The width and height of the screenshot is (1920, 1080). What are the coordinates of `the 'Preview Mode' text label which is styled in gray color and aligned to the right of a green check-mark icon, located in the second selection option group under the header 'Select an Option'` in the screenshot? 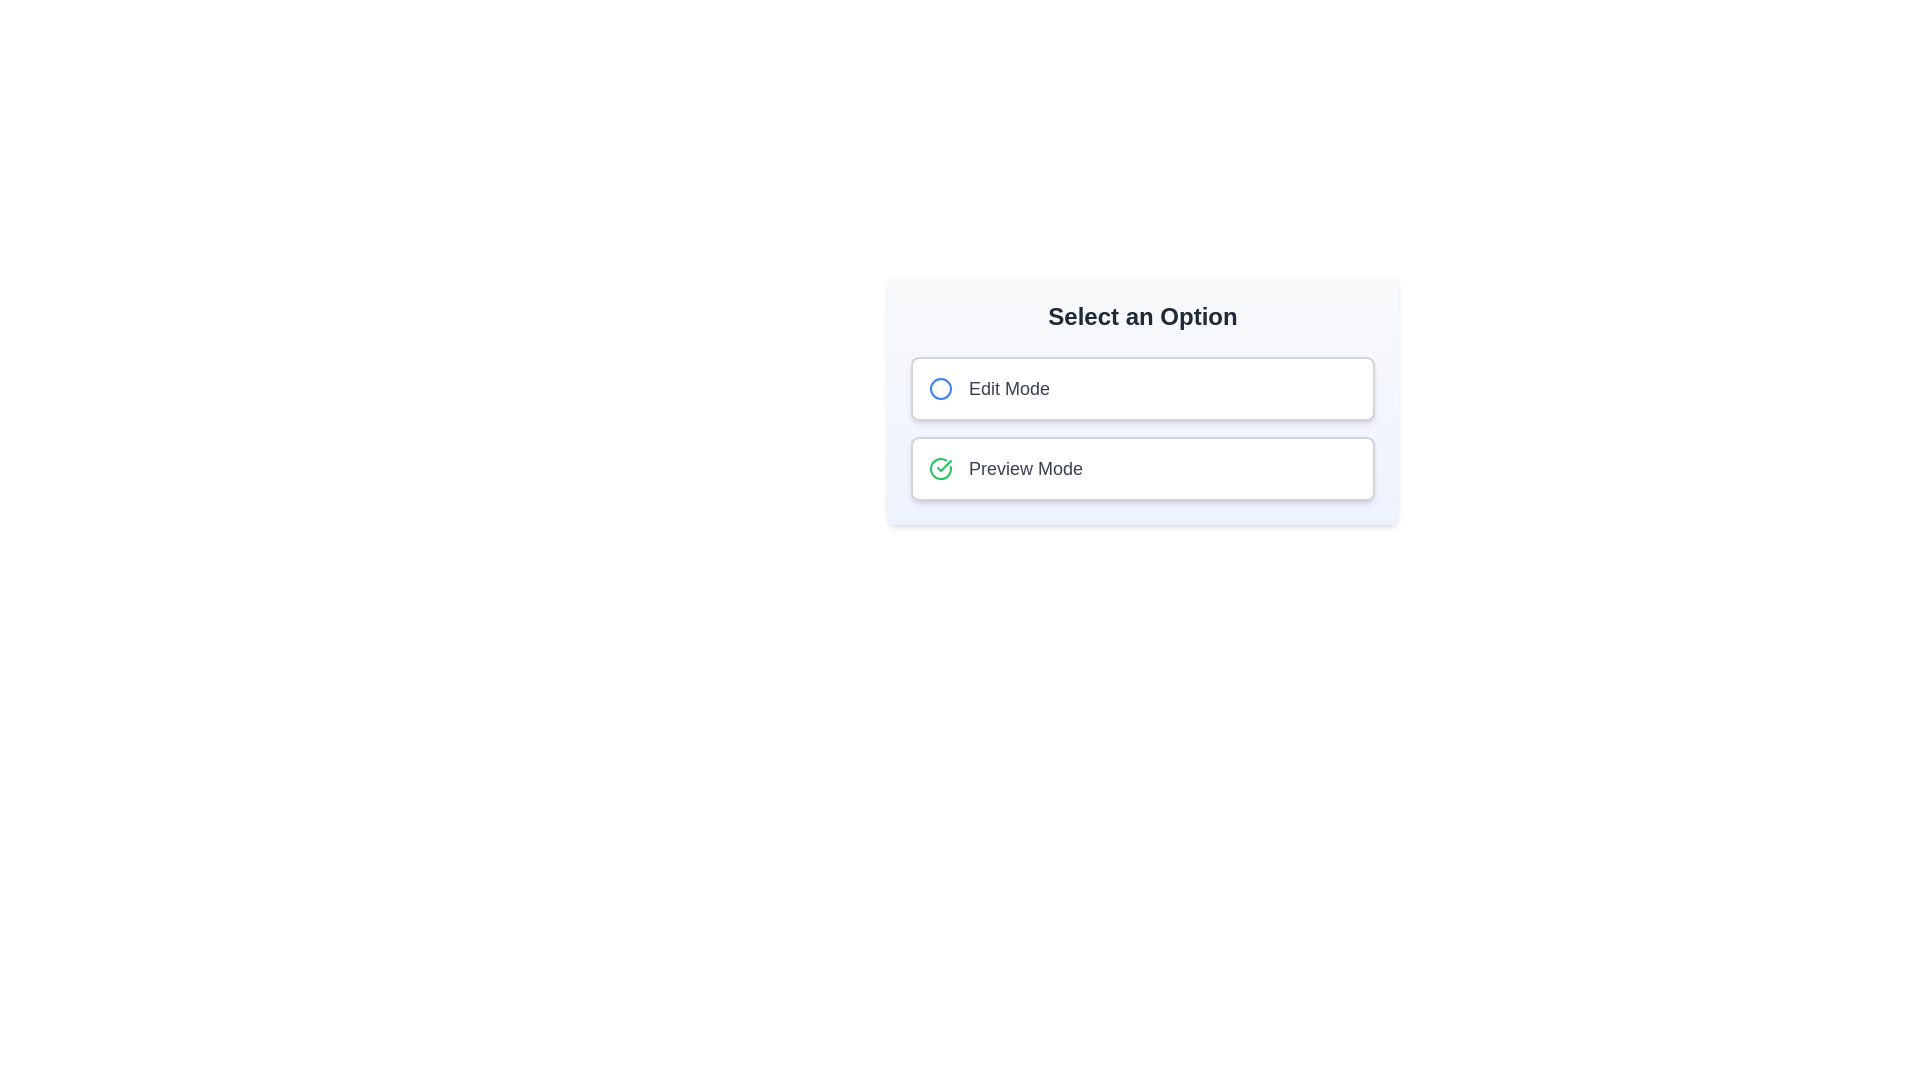 It's located at (1026, 469).